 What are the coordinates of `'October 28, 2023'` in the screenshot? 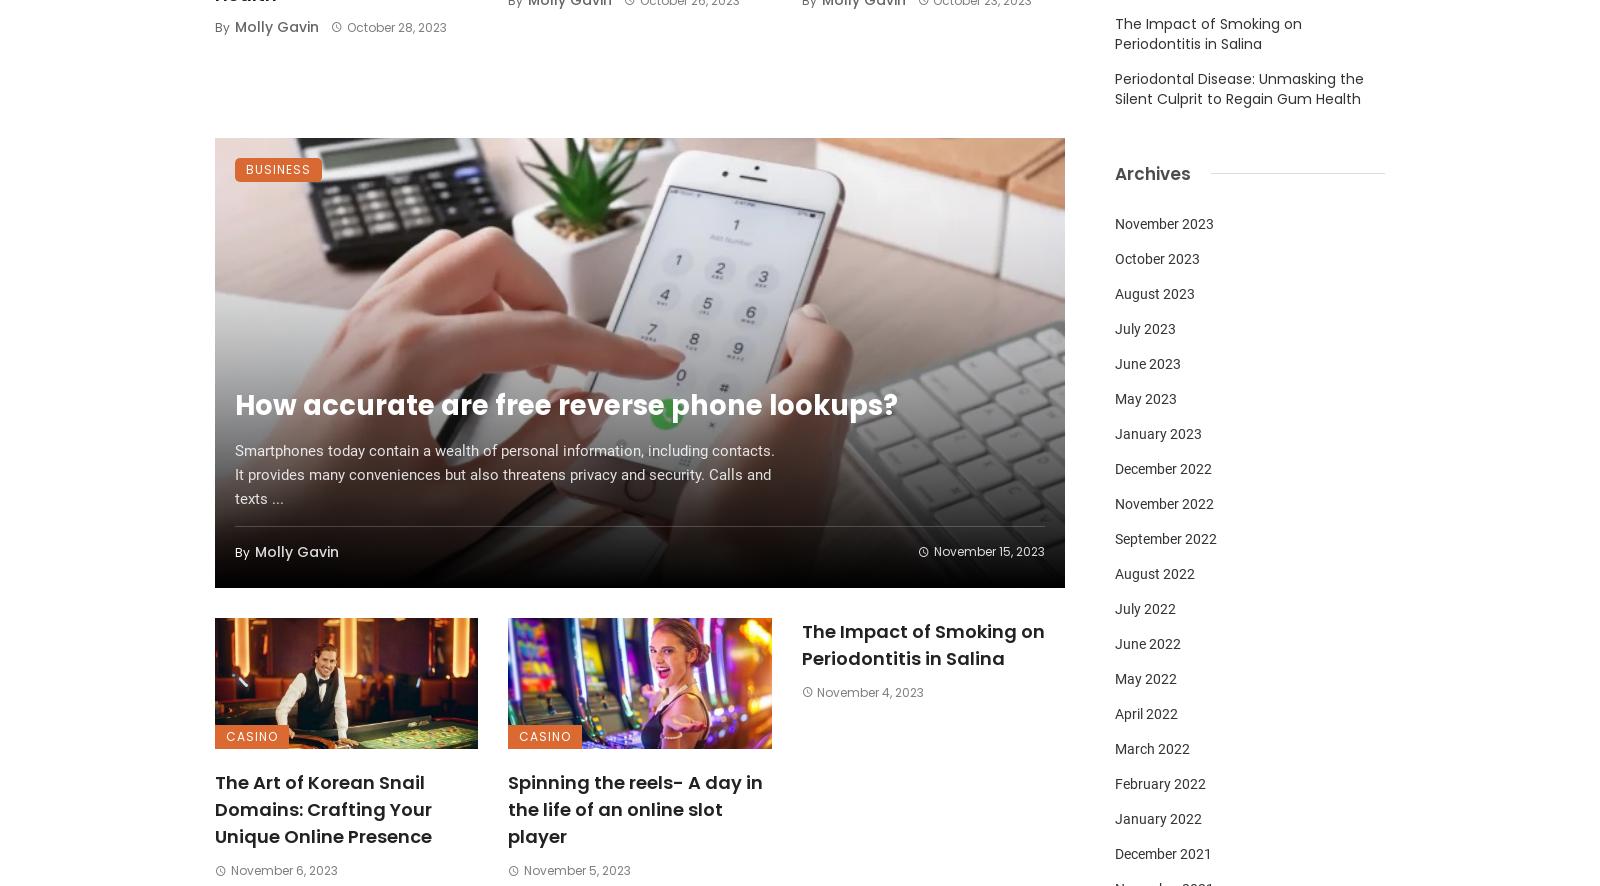 It's located at (396, 26).